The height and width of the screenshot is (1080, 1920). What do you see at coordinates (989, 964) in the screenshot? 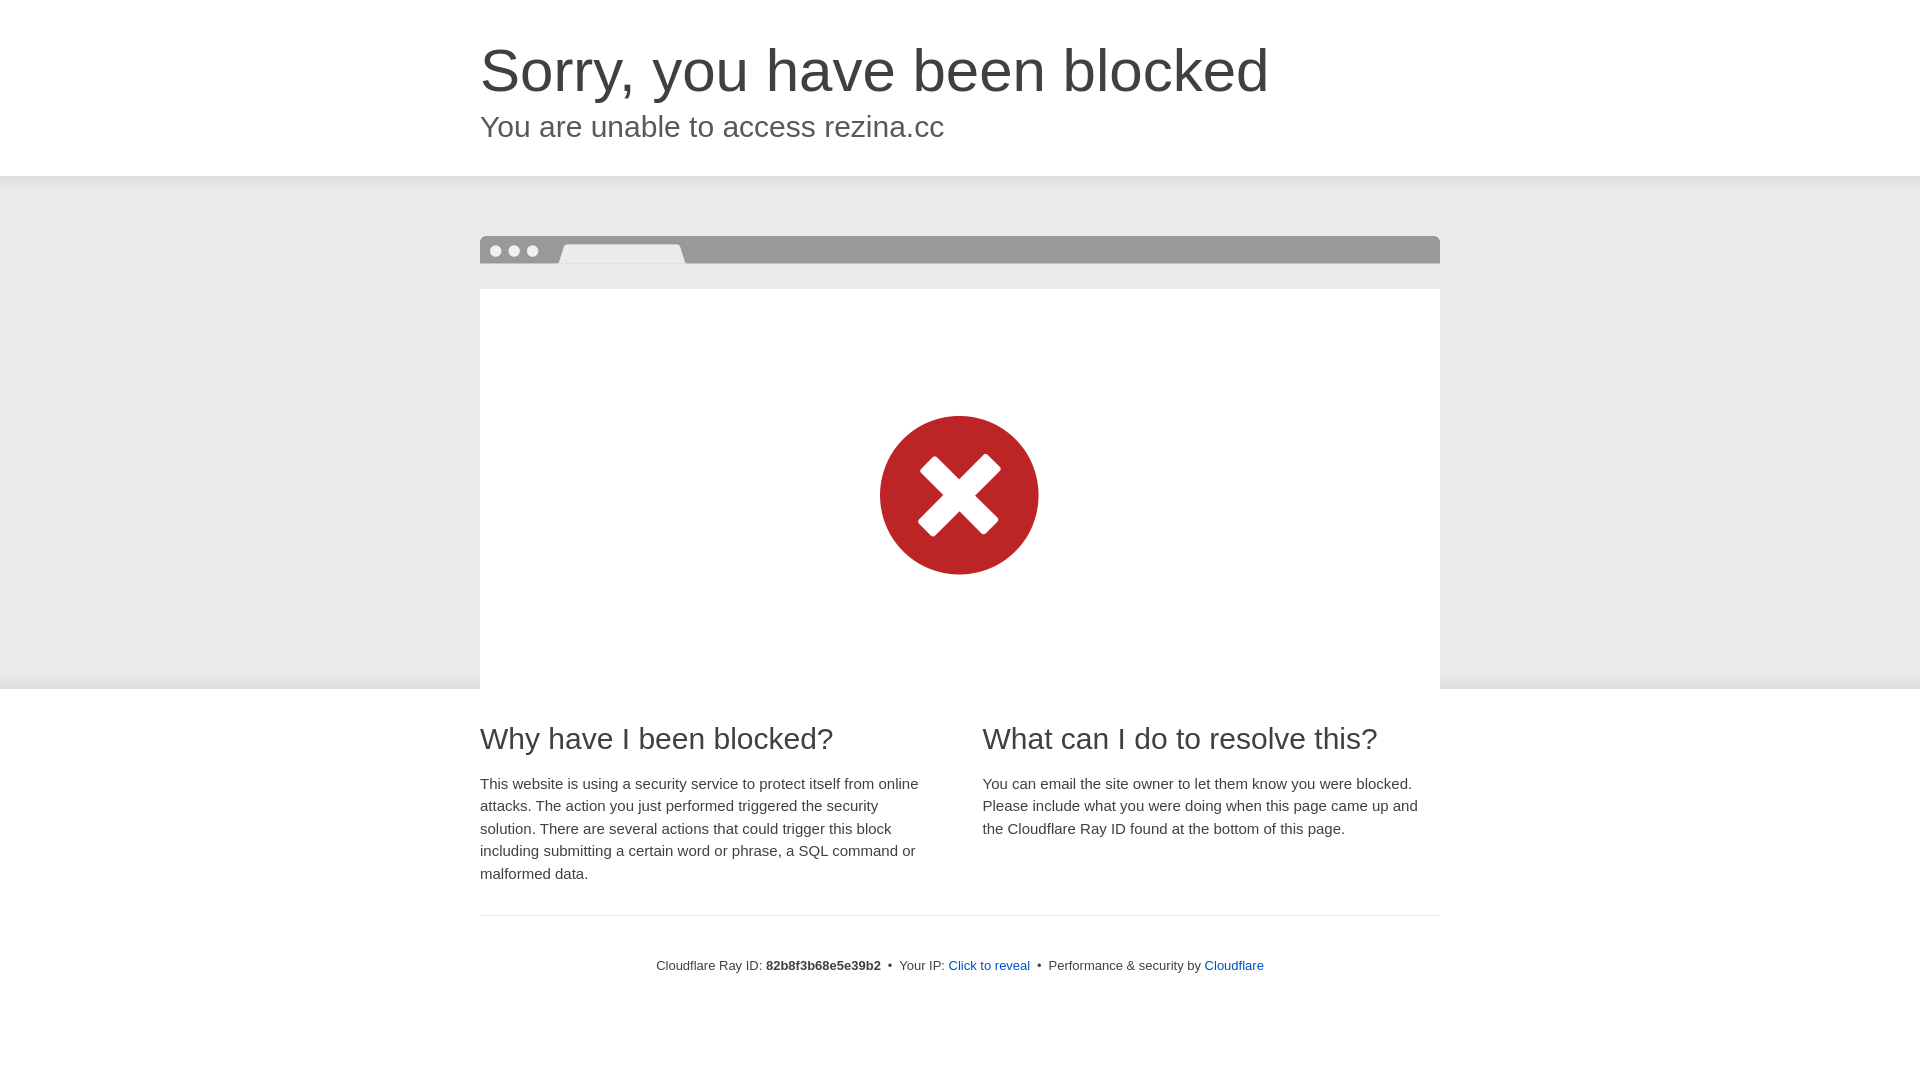
I see `'Click to reveal'` at bounding box center [989, 964].